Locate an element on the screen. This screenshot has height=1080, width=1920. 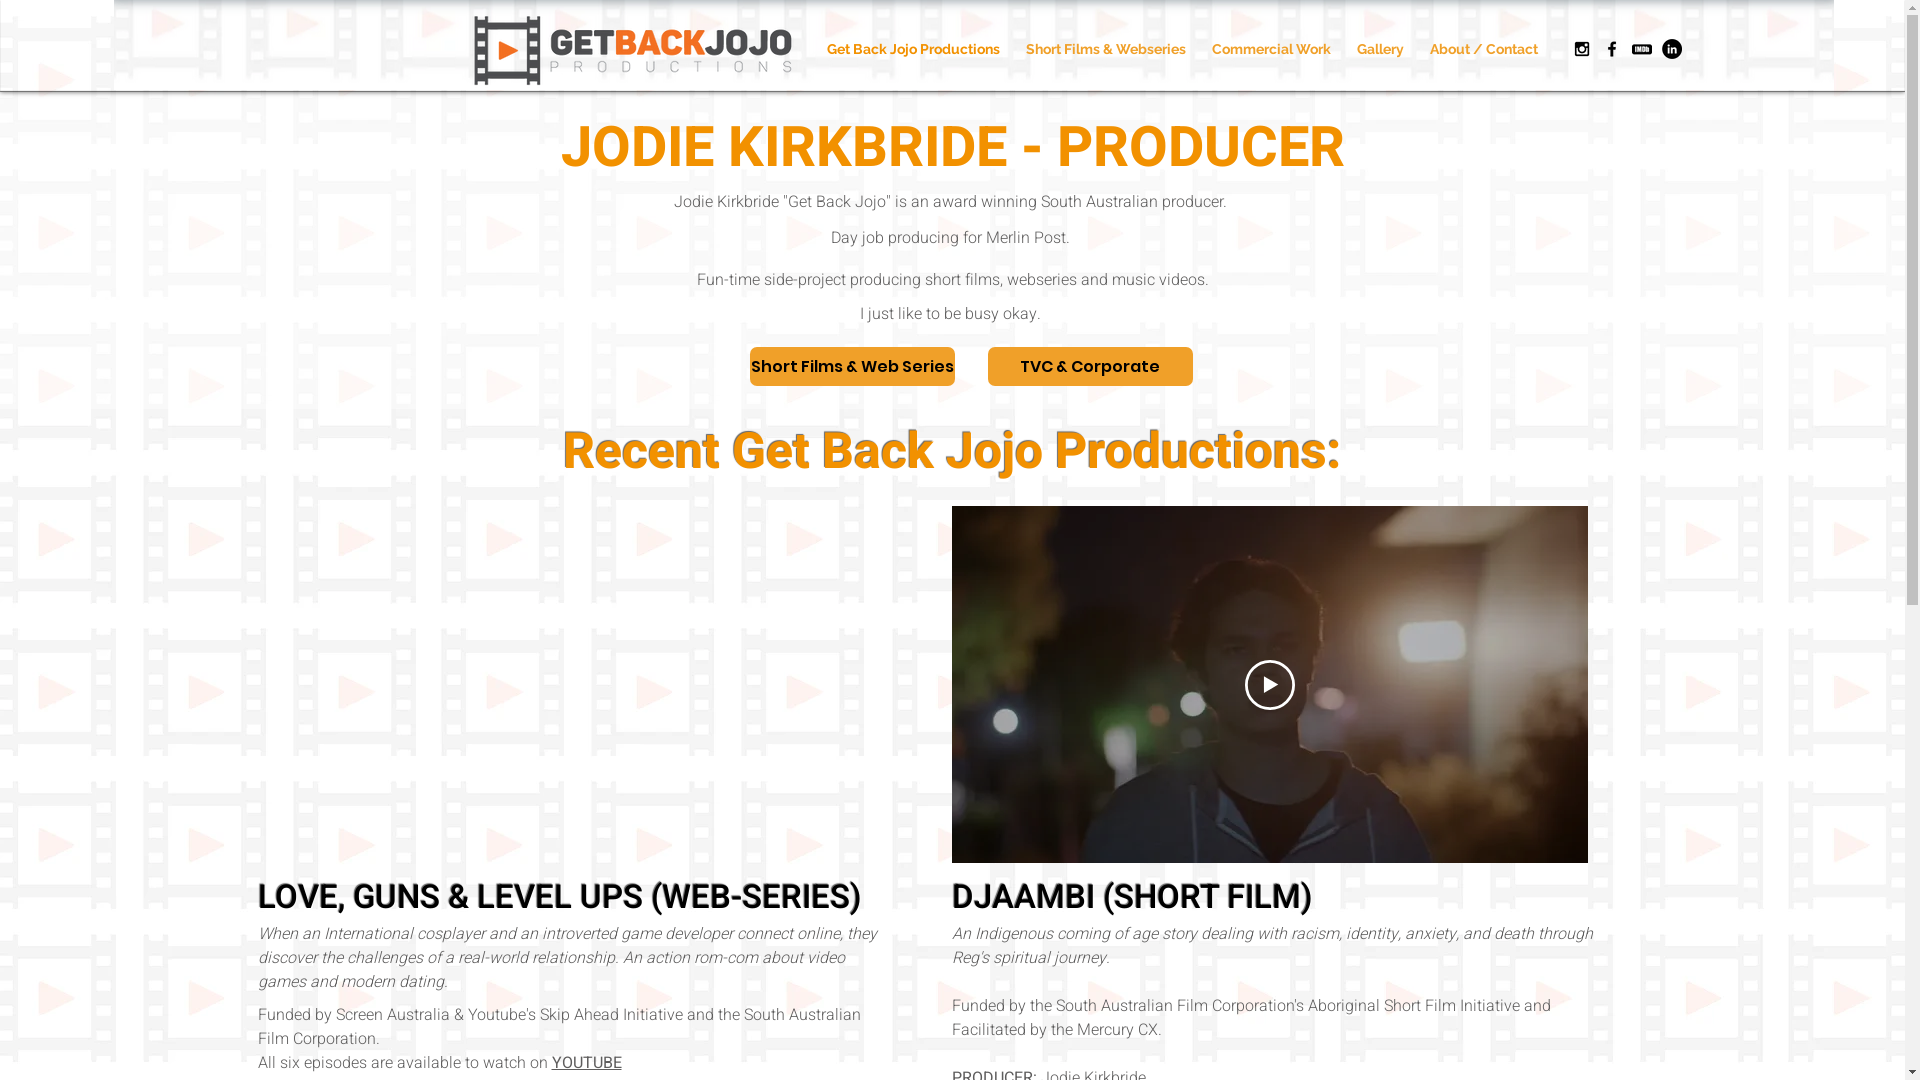
'Gallery' is located at coordinates (1379, 48).